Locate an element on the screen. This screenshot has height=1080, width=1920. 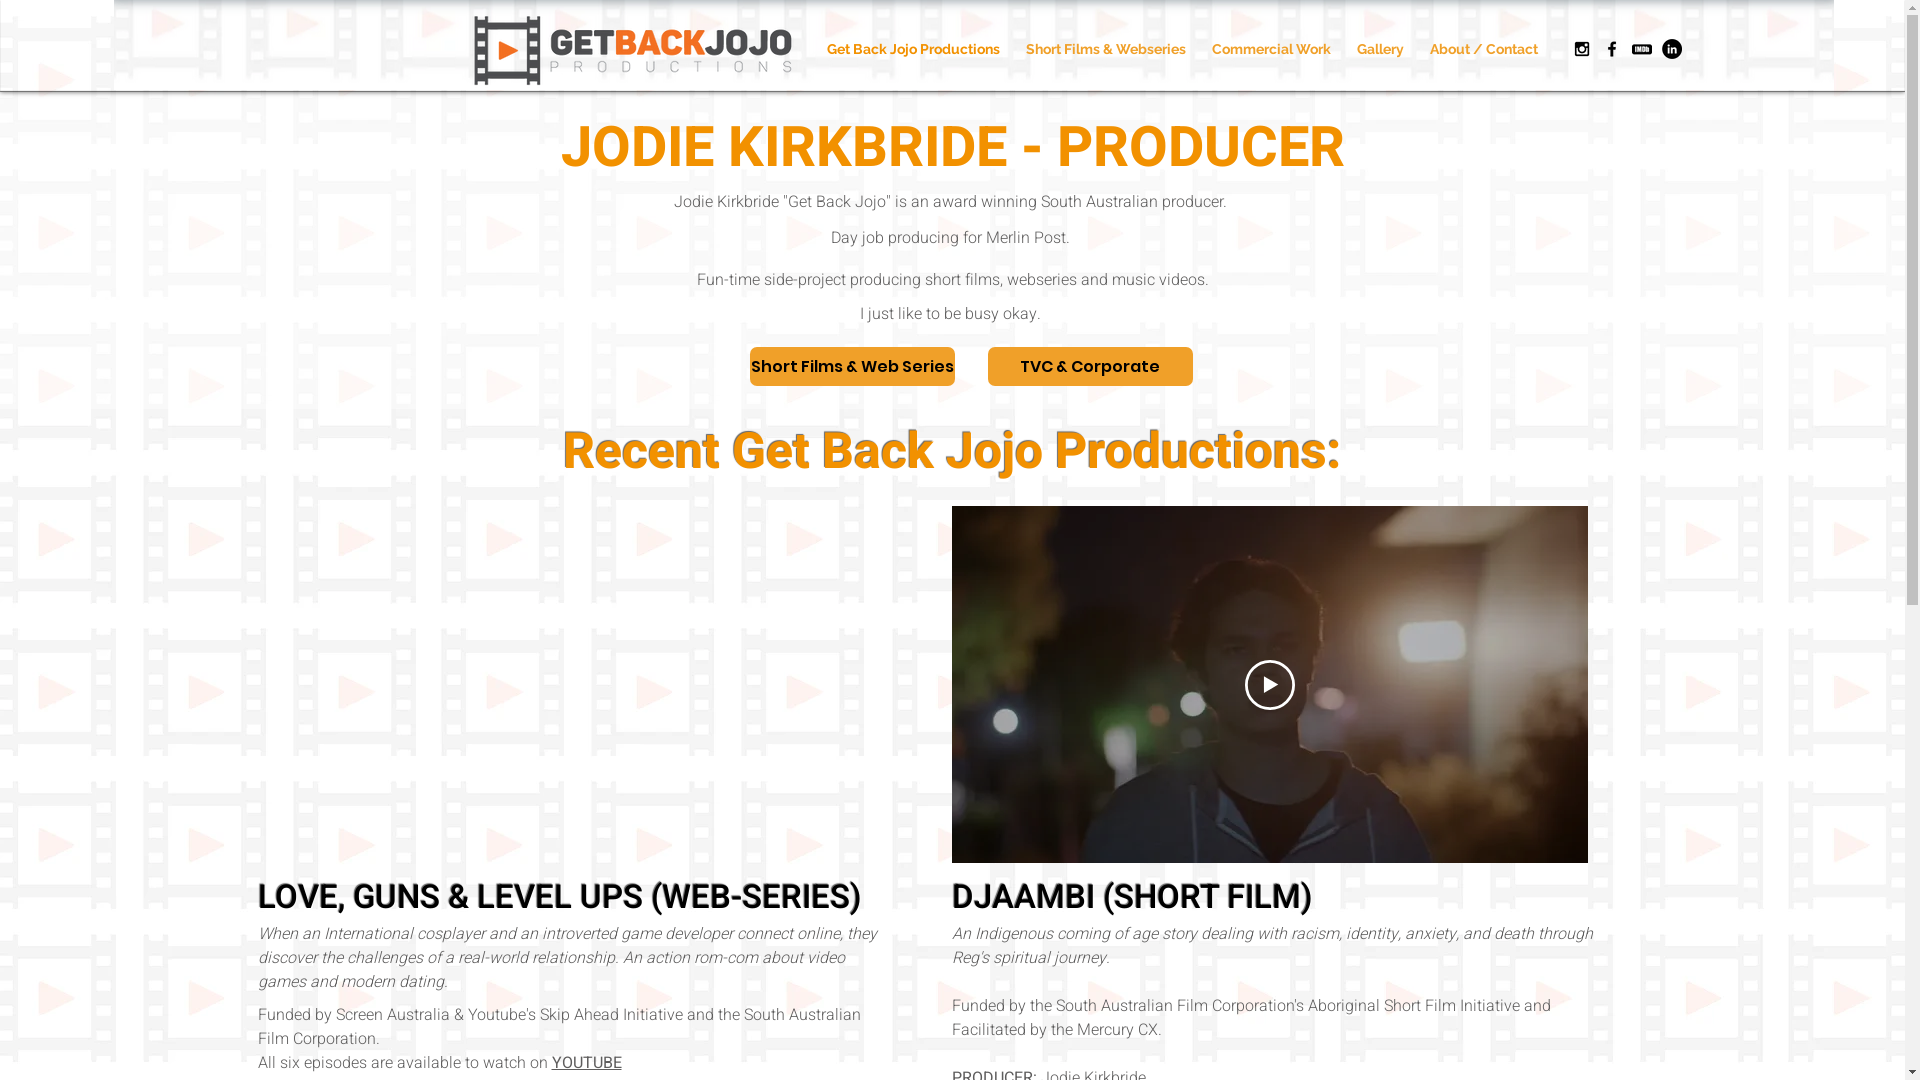
'Gallery' is located at coordinates (1379, 48).